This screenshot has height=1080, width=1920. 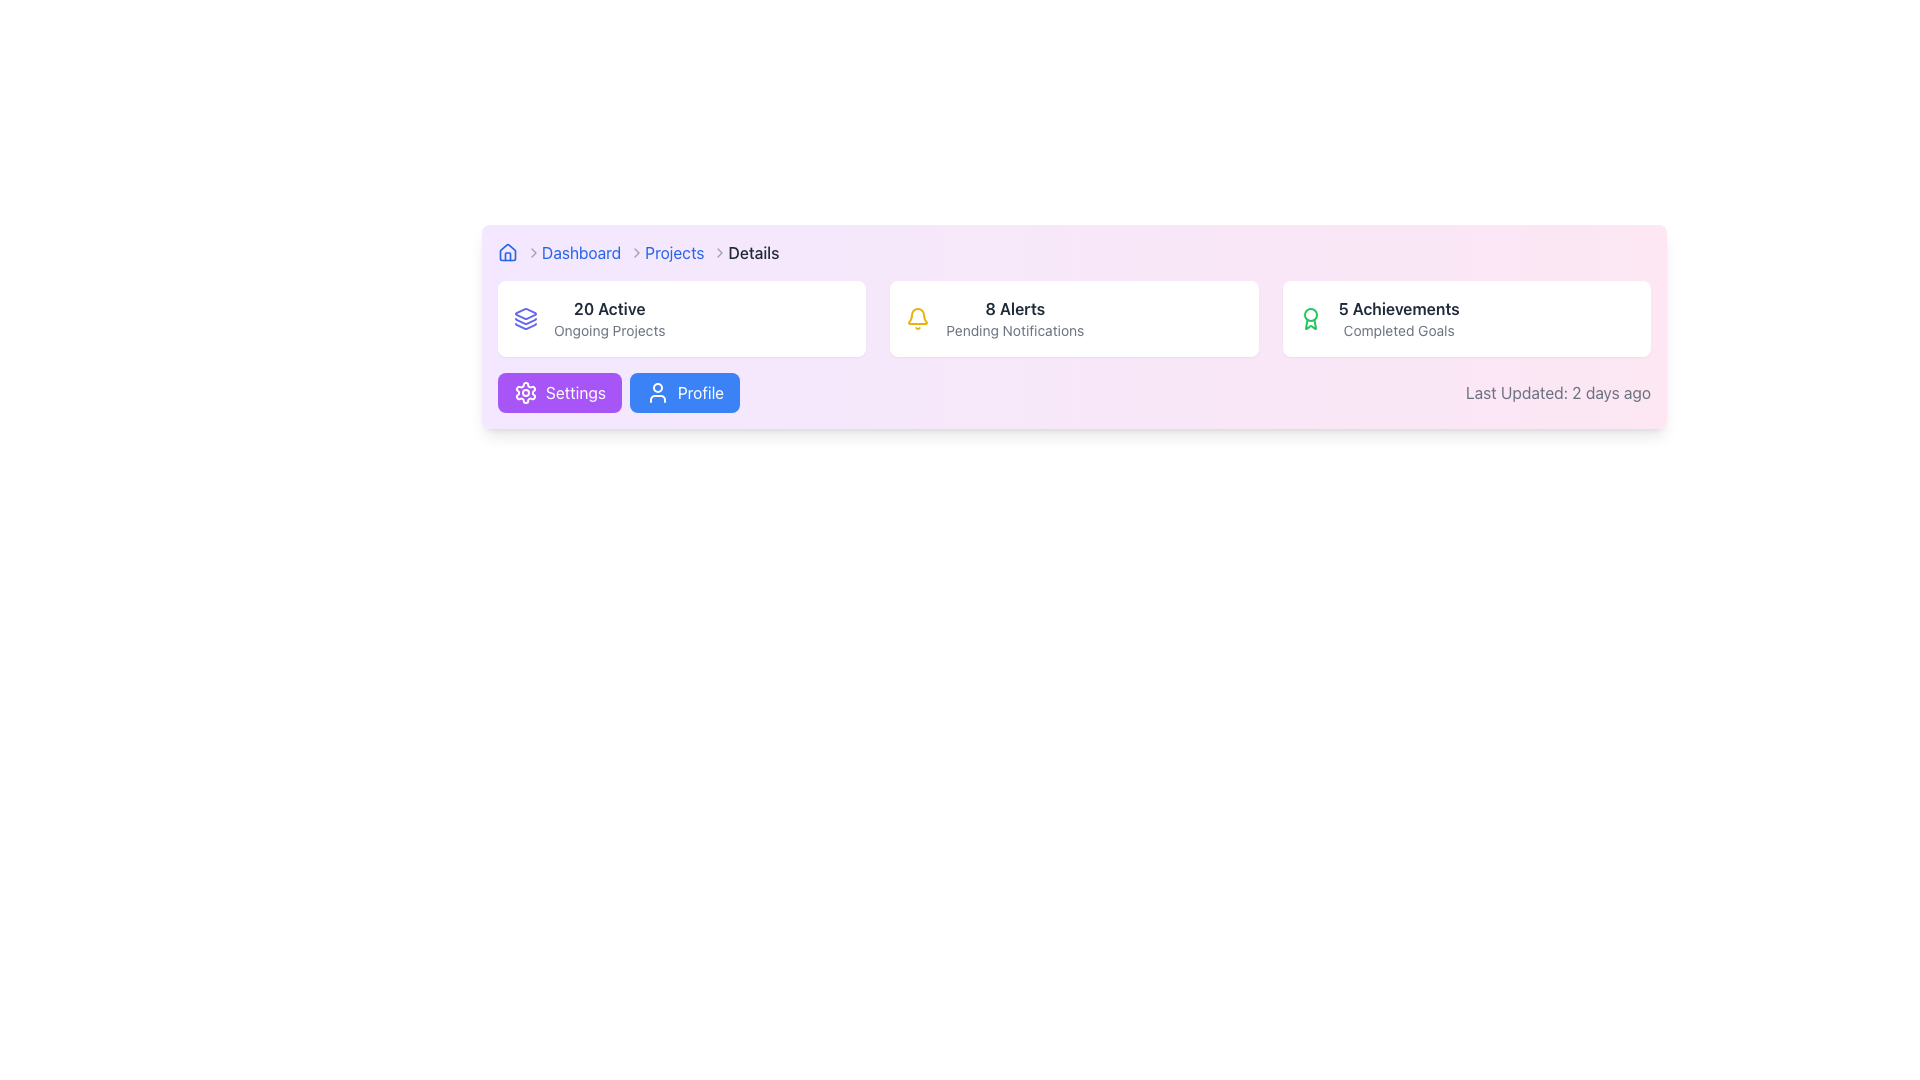 What do you see at coordinates (559, 393) in the screenshot?
I see `the 'Settings' button, which is a purple rectangular button with a gear icon and white text, to change its background color to a slightly darker purple` at bounding box center [559, 393].